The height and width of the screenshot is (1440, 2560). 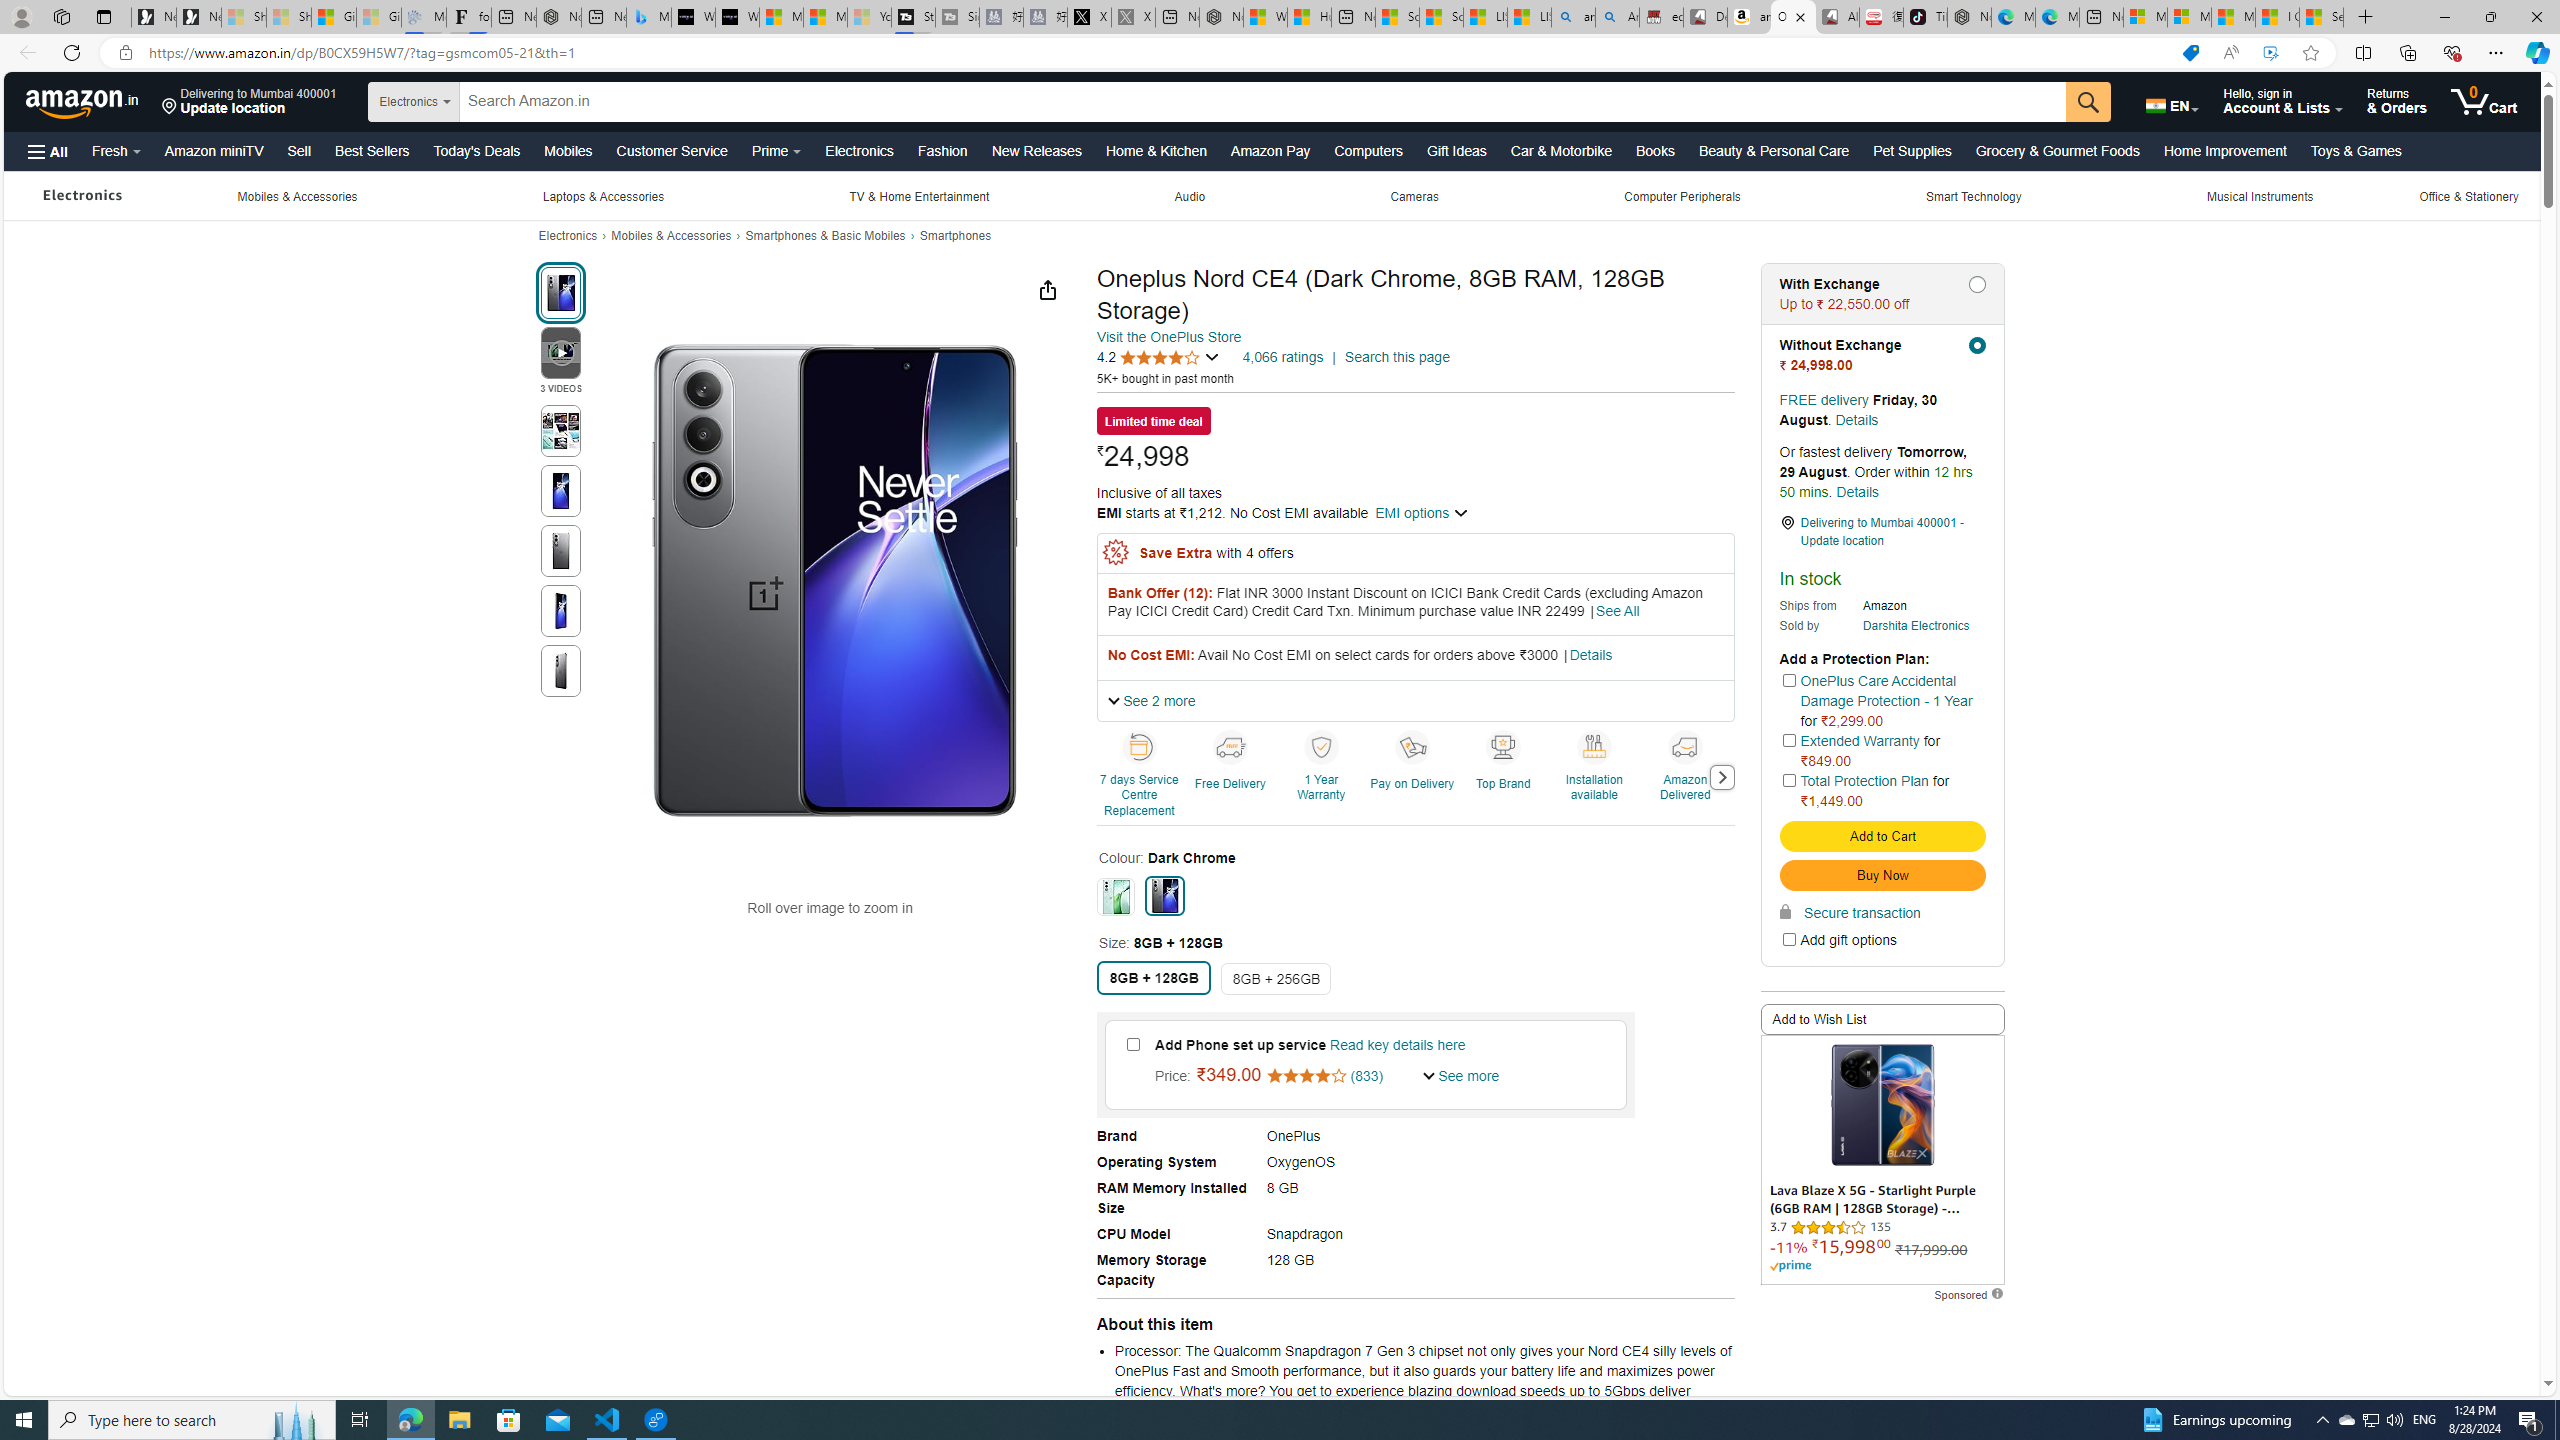 I want to click on 'Microsoft Start Sports', so click(x=779, y=16).